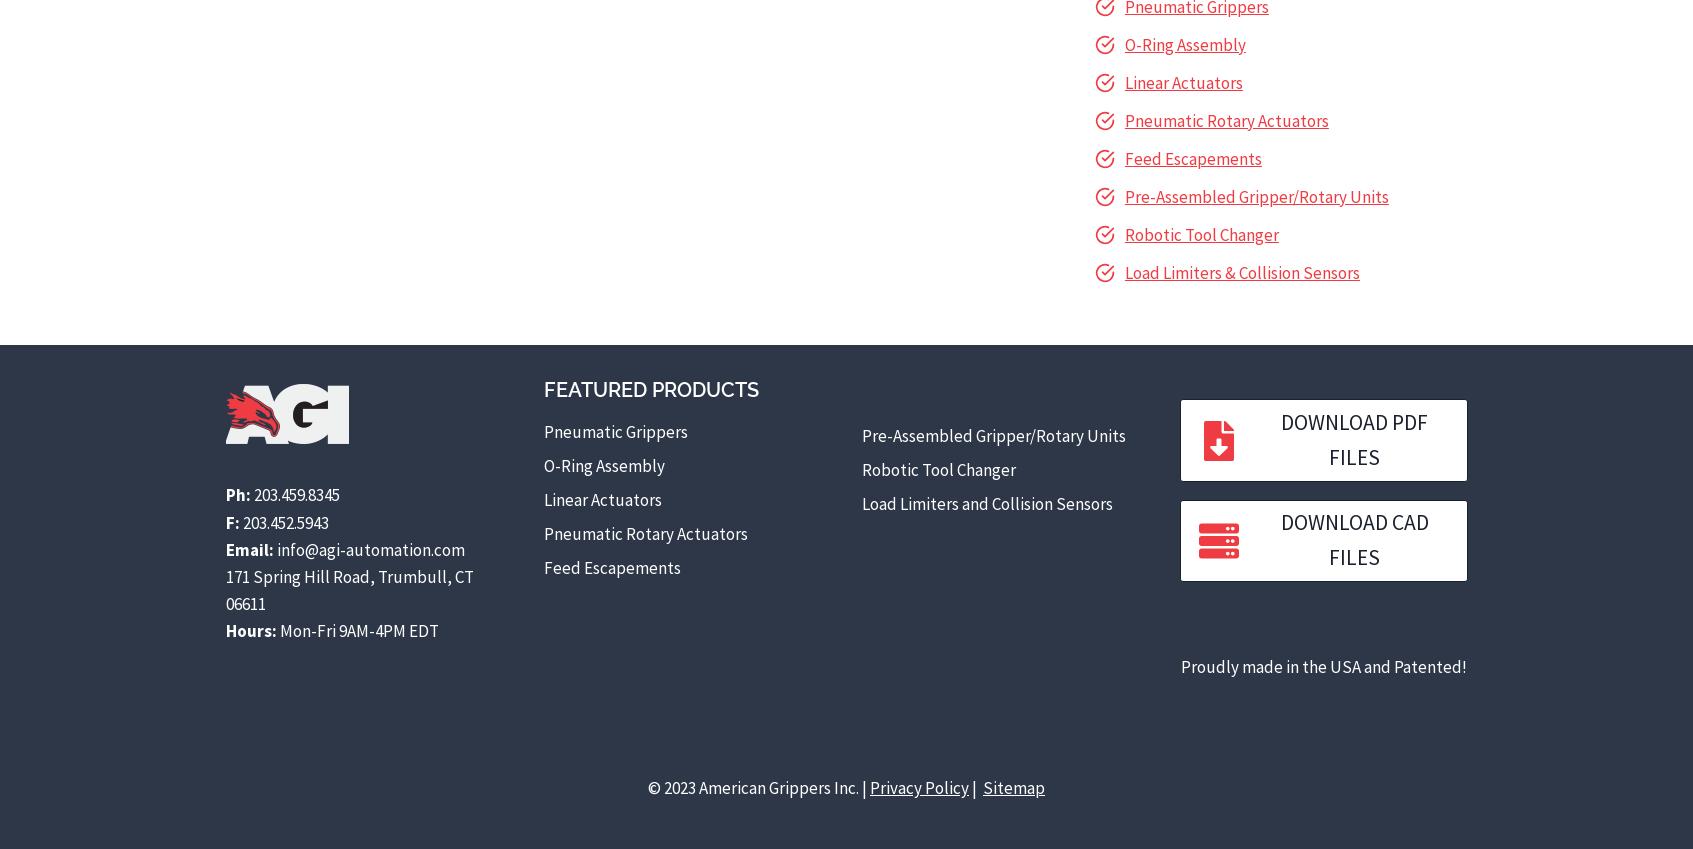 Image resolution: width=1693 pixels, height=849 pixels. I want to click on 'Load Limiters and Collision Sensors', so click(986, 502).